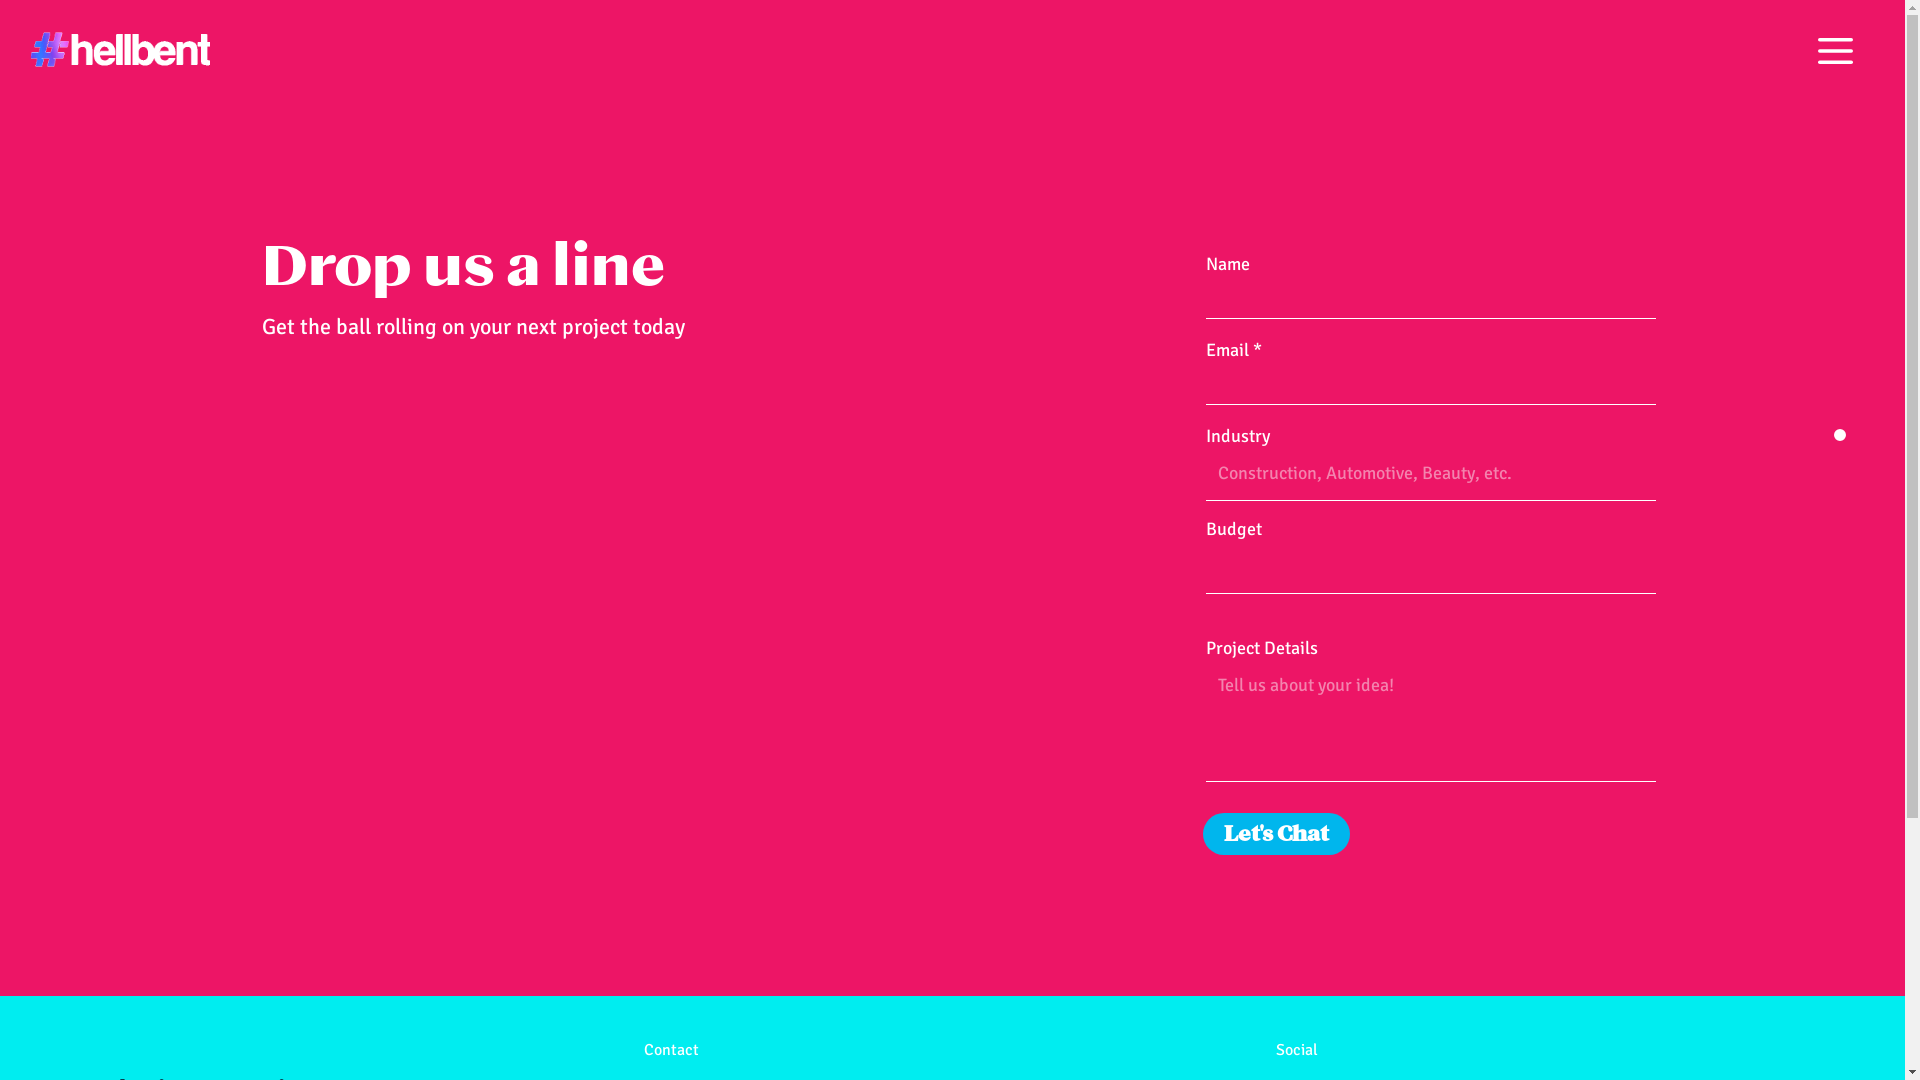 The image size is (1920, 1080). Describe the element at coordinates (1275, 833) in the screenshot. I see `'Let's Chat'` at that location.